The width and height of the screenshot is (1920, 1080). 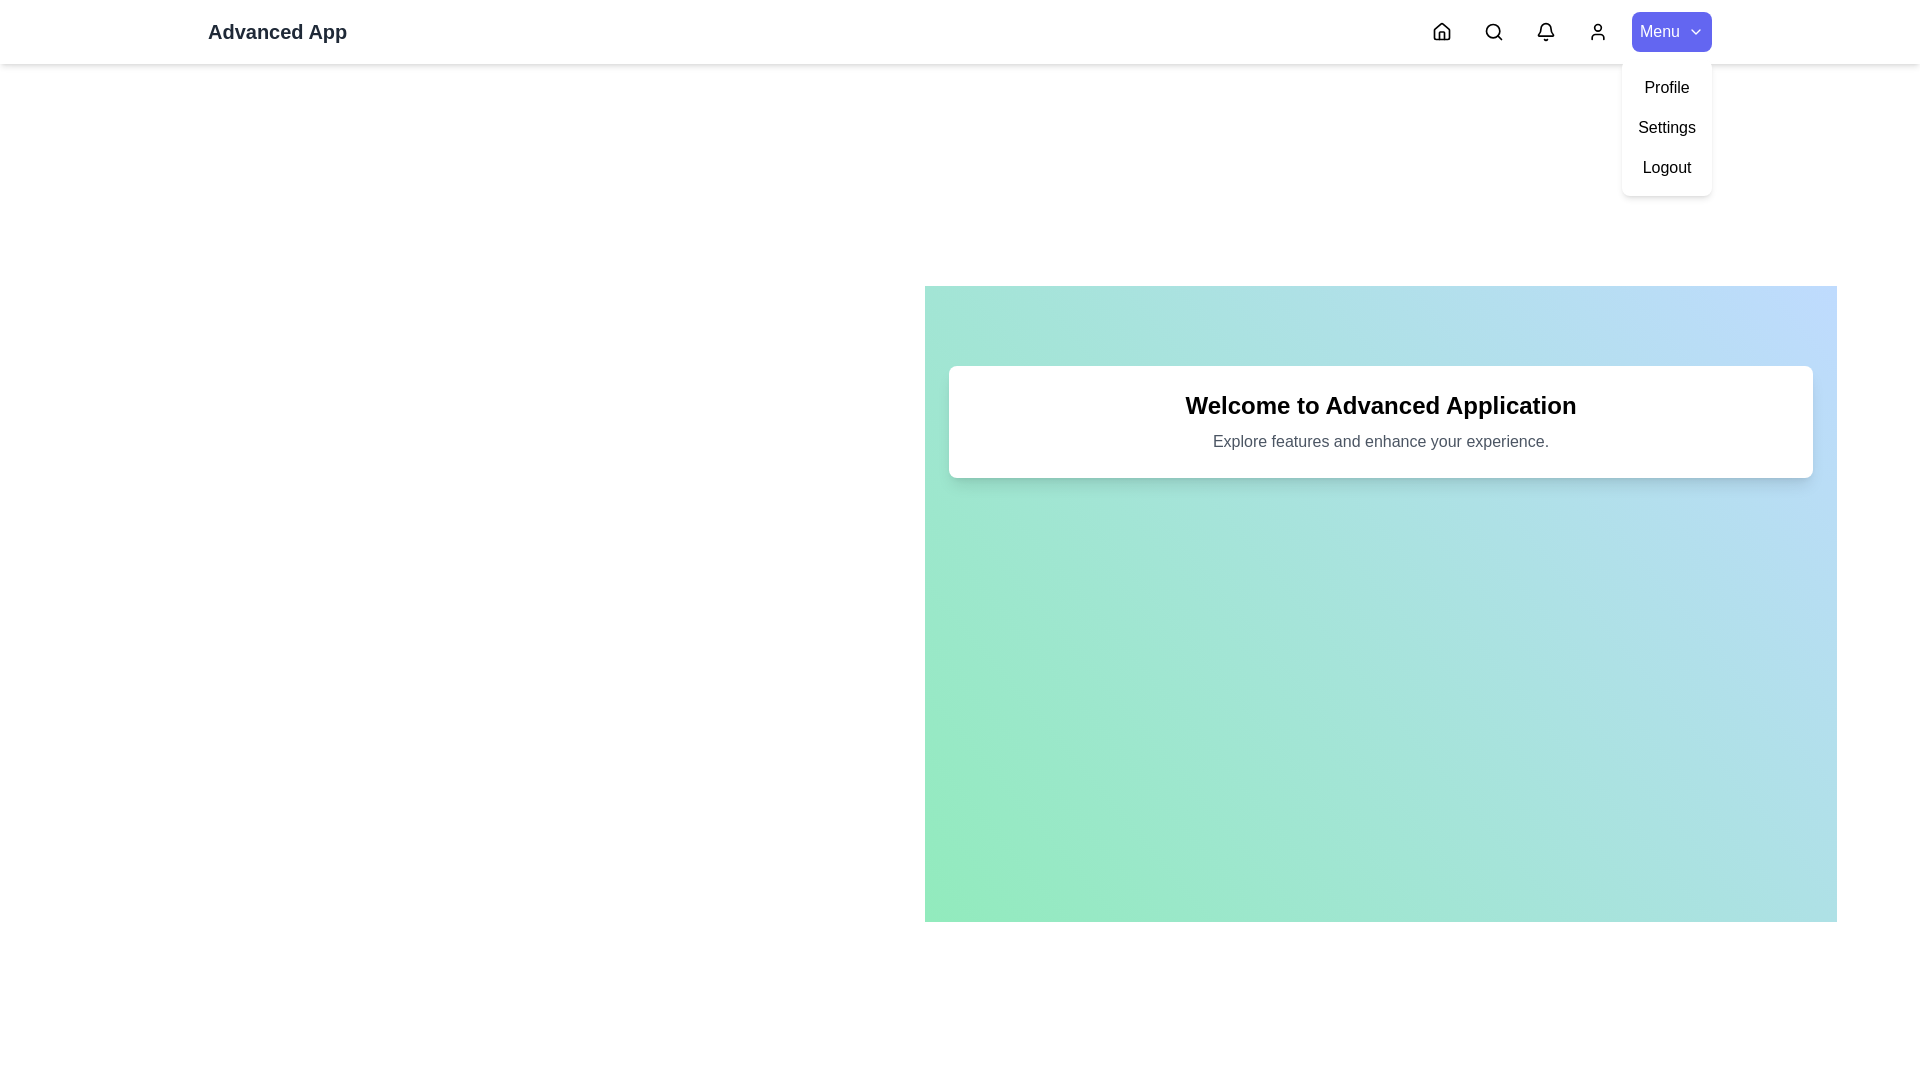 What do you see at coordinates (1671, 31) in the screenshot?
I see `the 'Menu' button to toggle the dropdown menu` at bounding box center [1671, 31].